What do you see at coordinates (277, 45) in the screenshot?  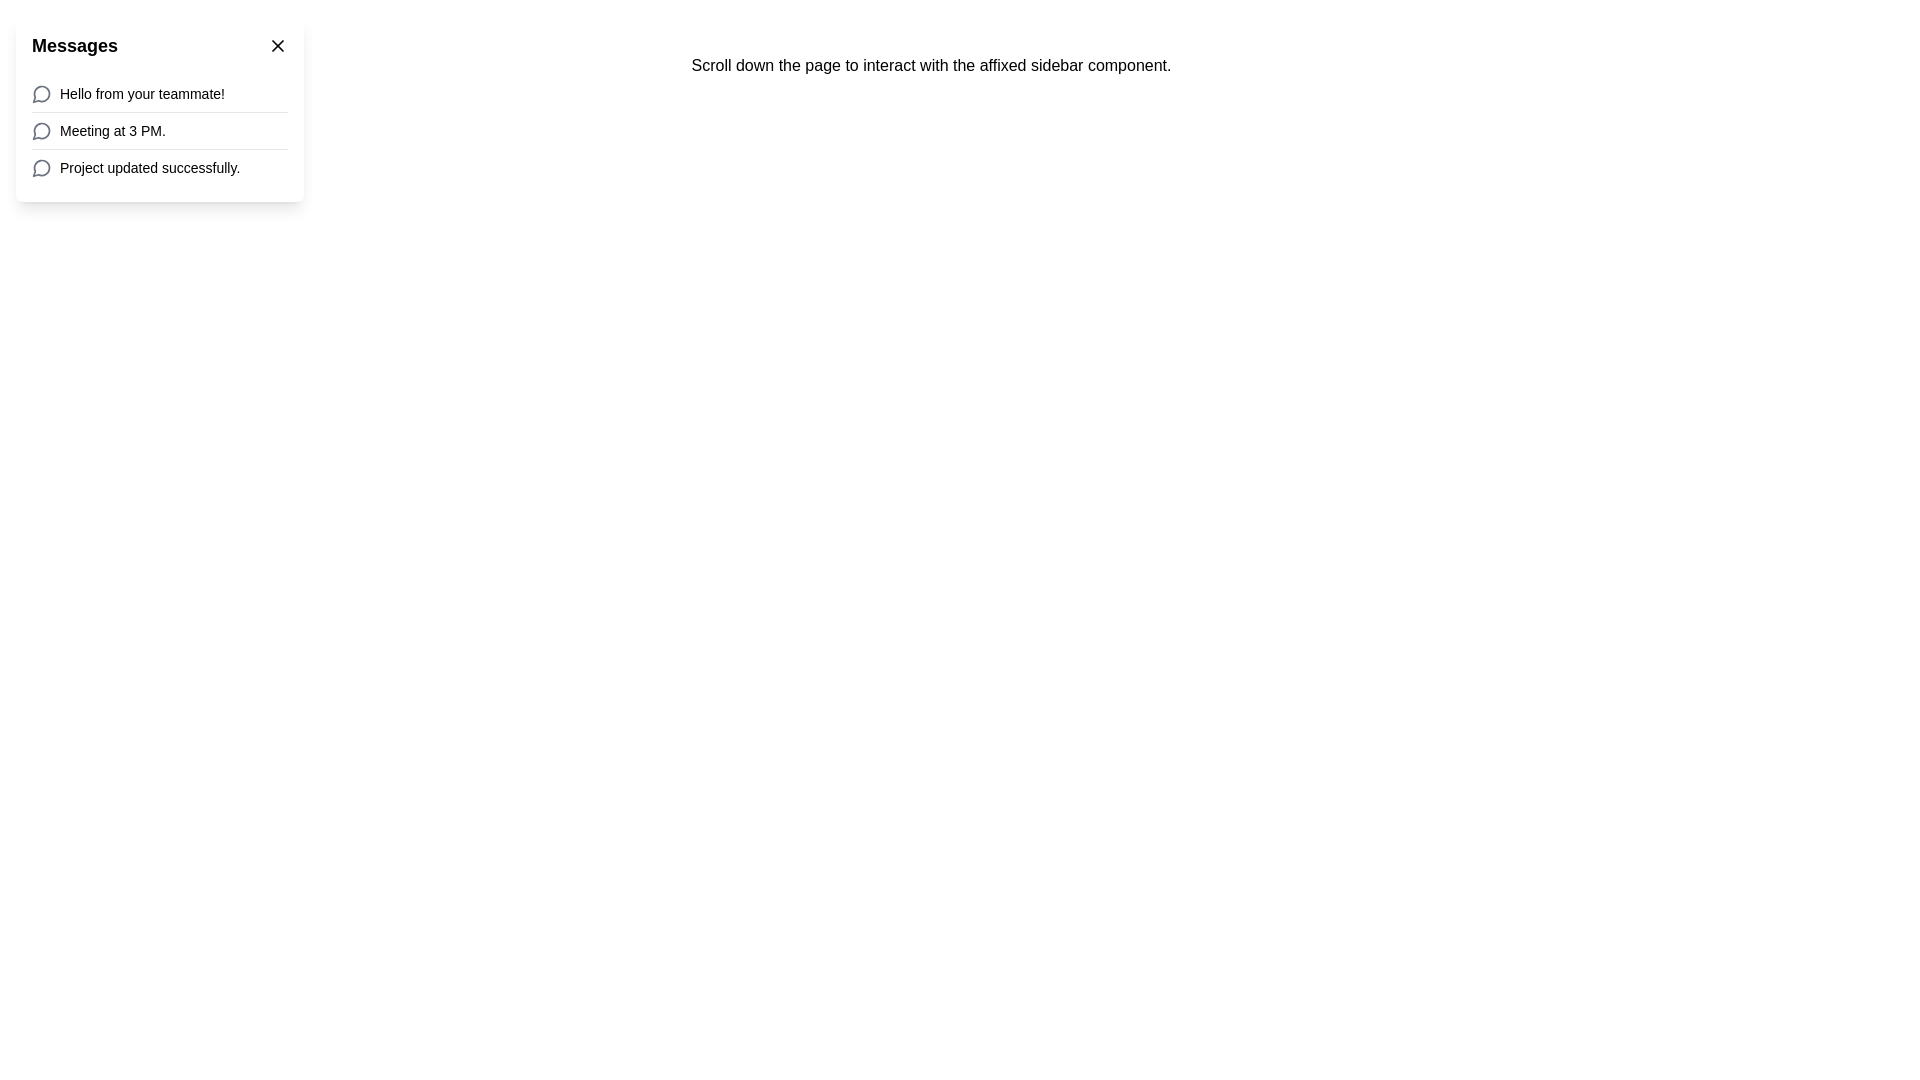 I see `the center of the cross icon located in the top right corner of the 'Messages' section` at bounding box center [277, 45].